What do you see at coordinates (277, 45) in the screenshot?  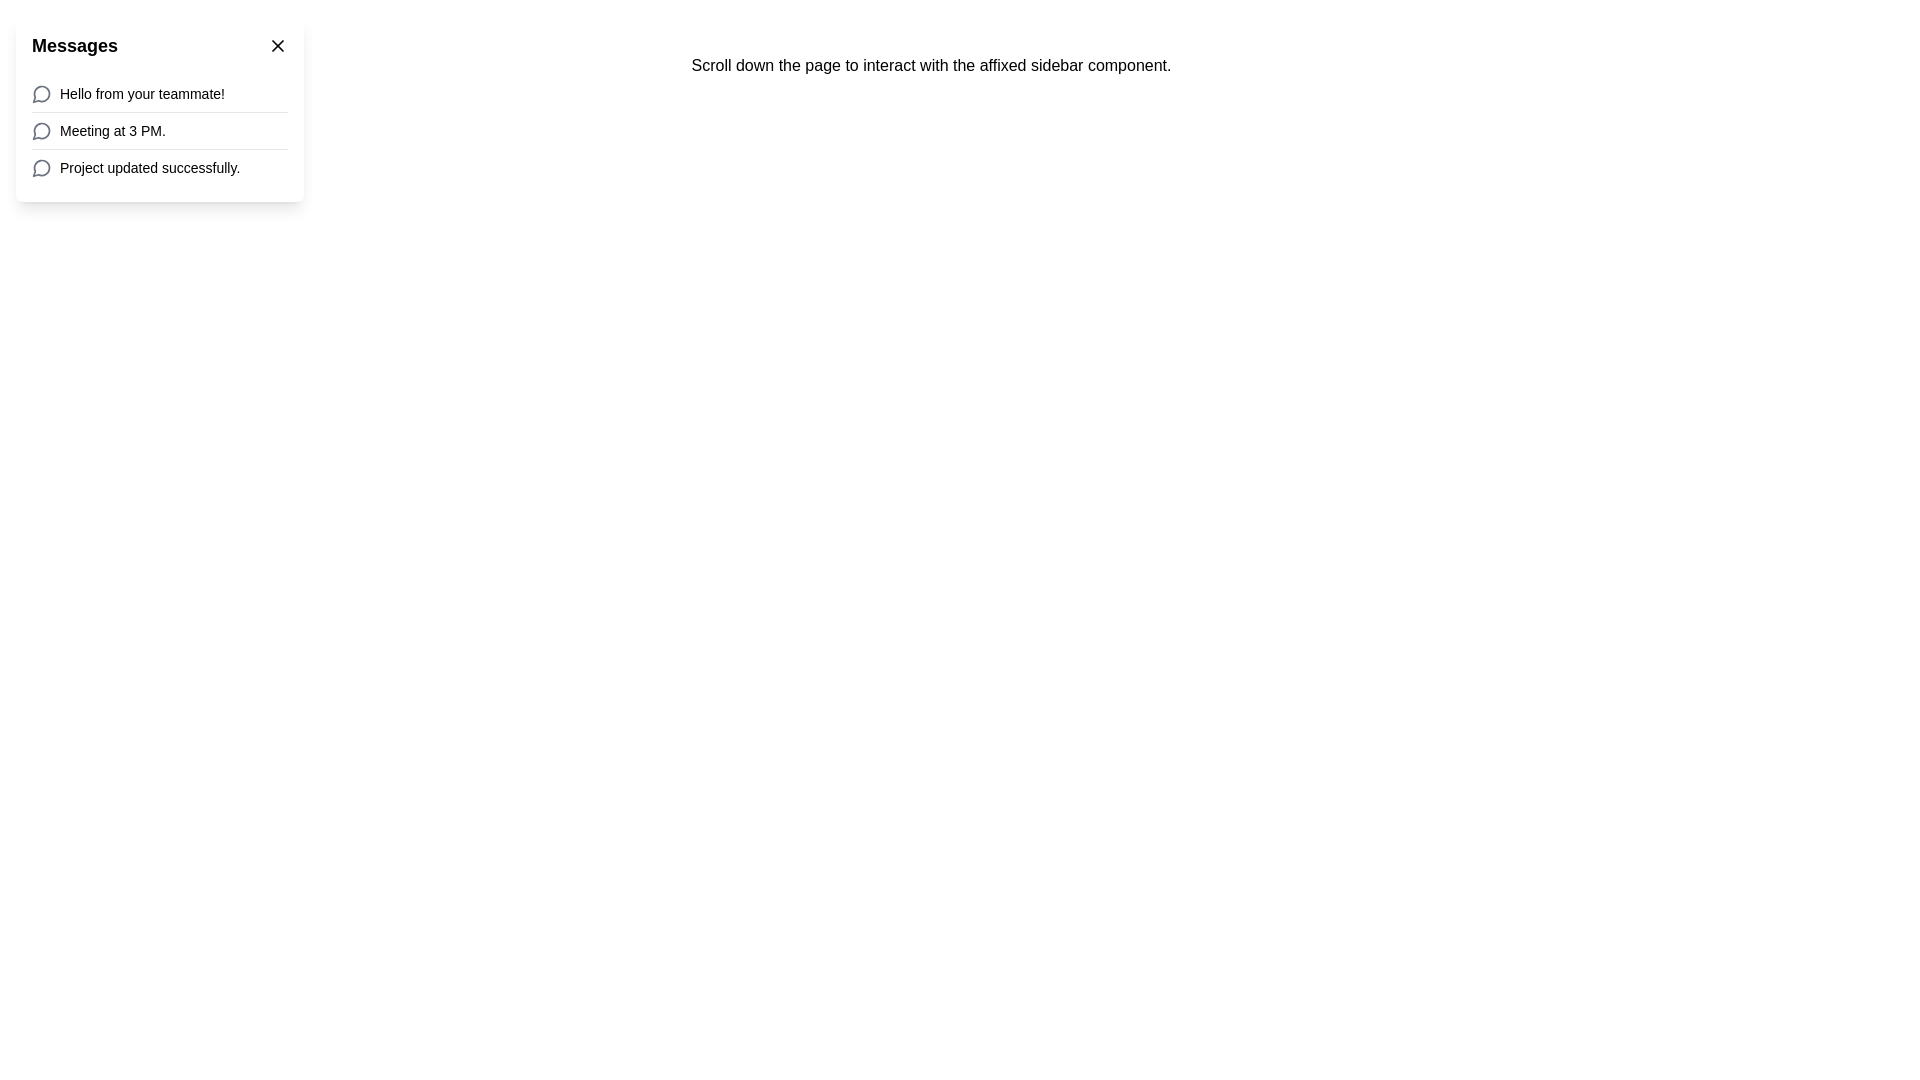 I see `the center of the cross icon located in the top right corner of the 'Messages' section` at bounding box center [277, 45].